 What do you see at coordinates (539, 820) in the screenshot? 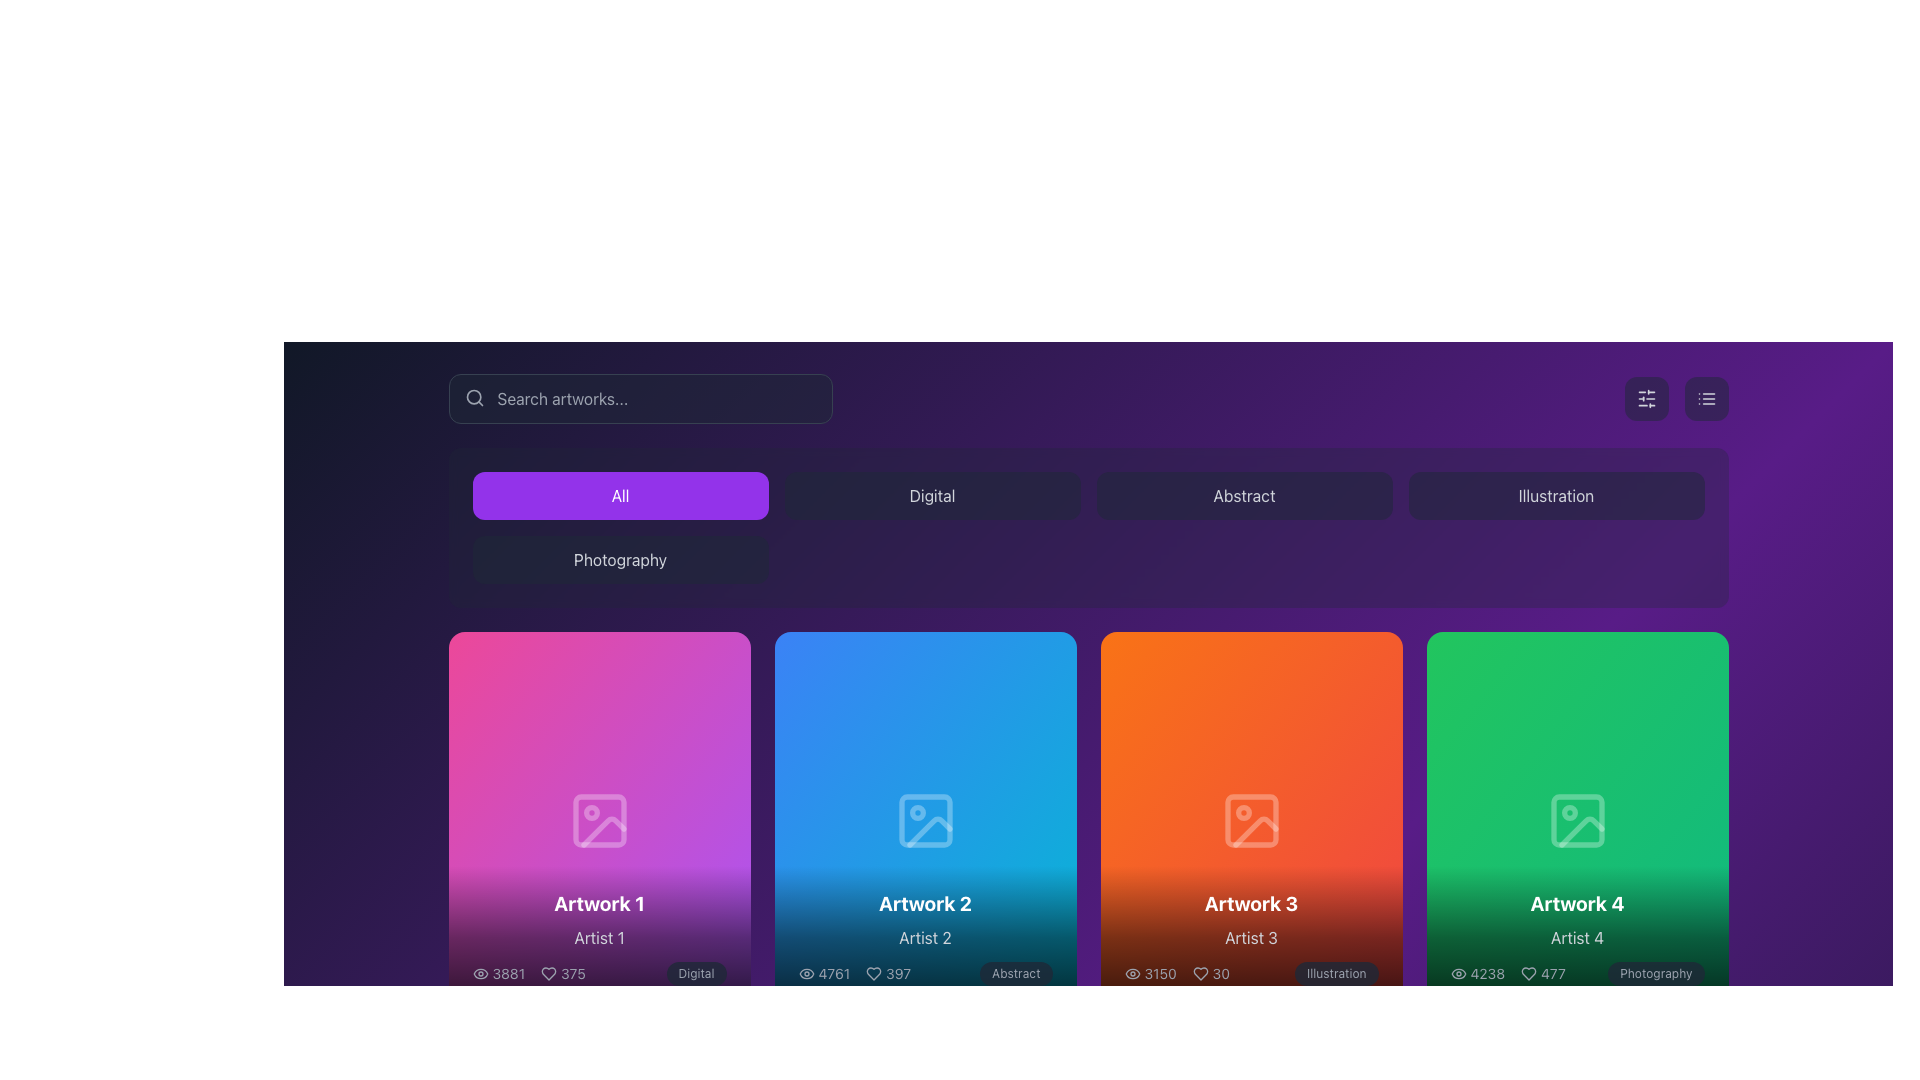
I see `the leftmost interactive button in the overlay of the first card in the grid layout` at bounding box center [539, 820].